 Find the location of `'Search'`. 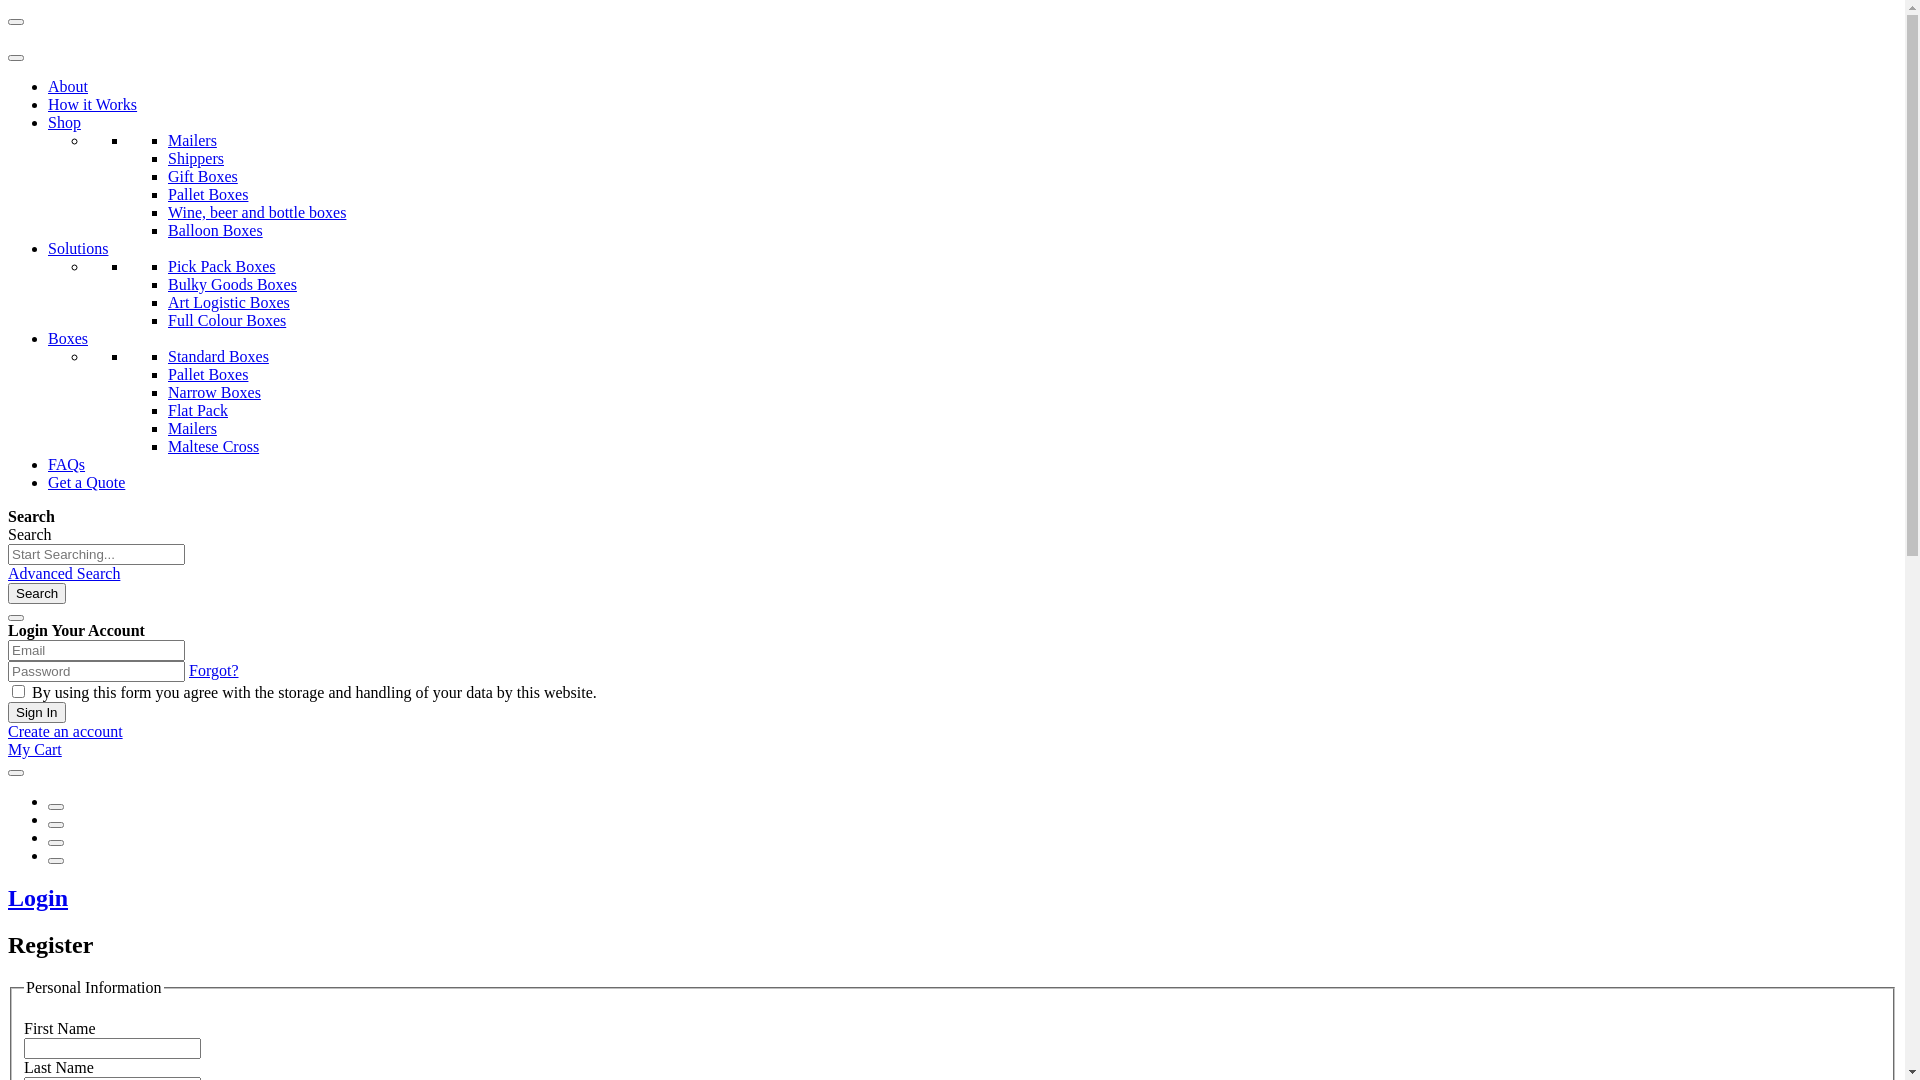

'Search' is located at coordinates (37, 592).